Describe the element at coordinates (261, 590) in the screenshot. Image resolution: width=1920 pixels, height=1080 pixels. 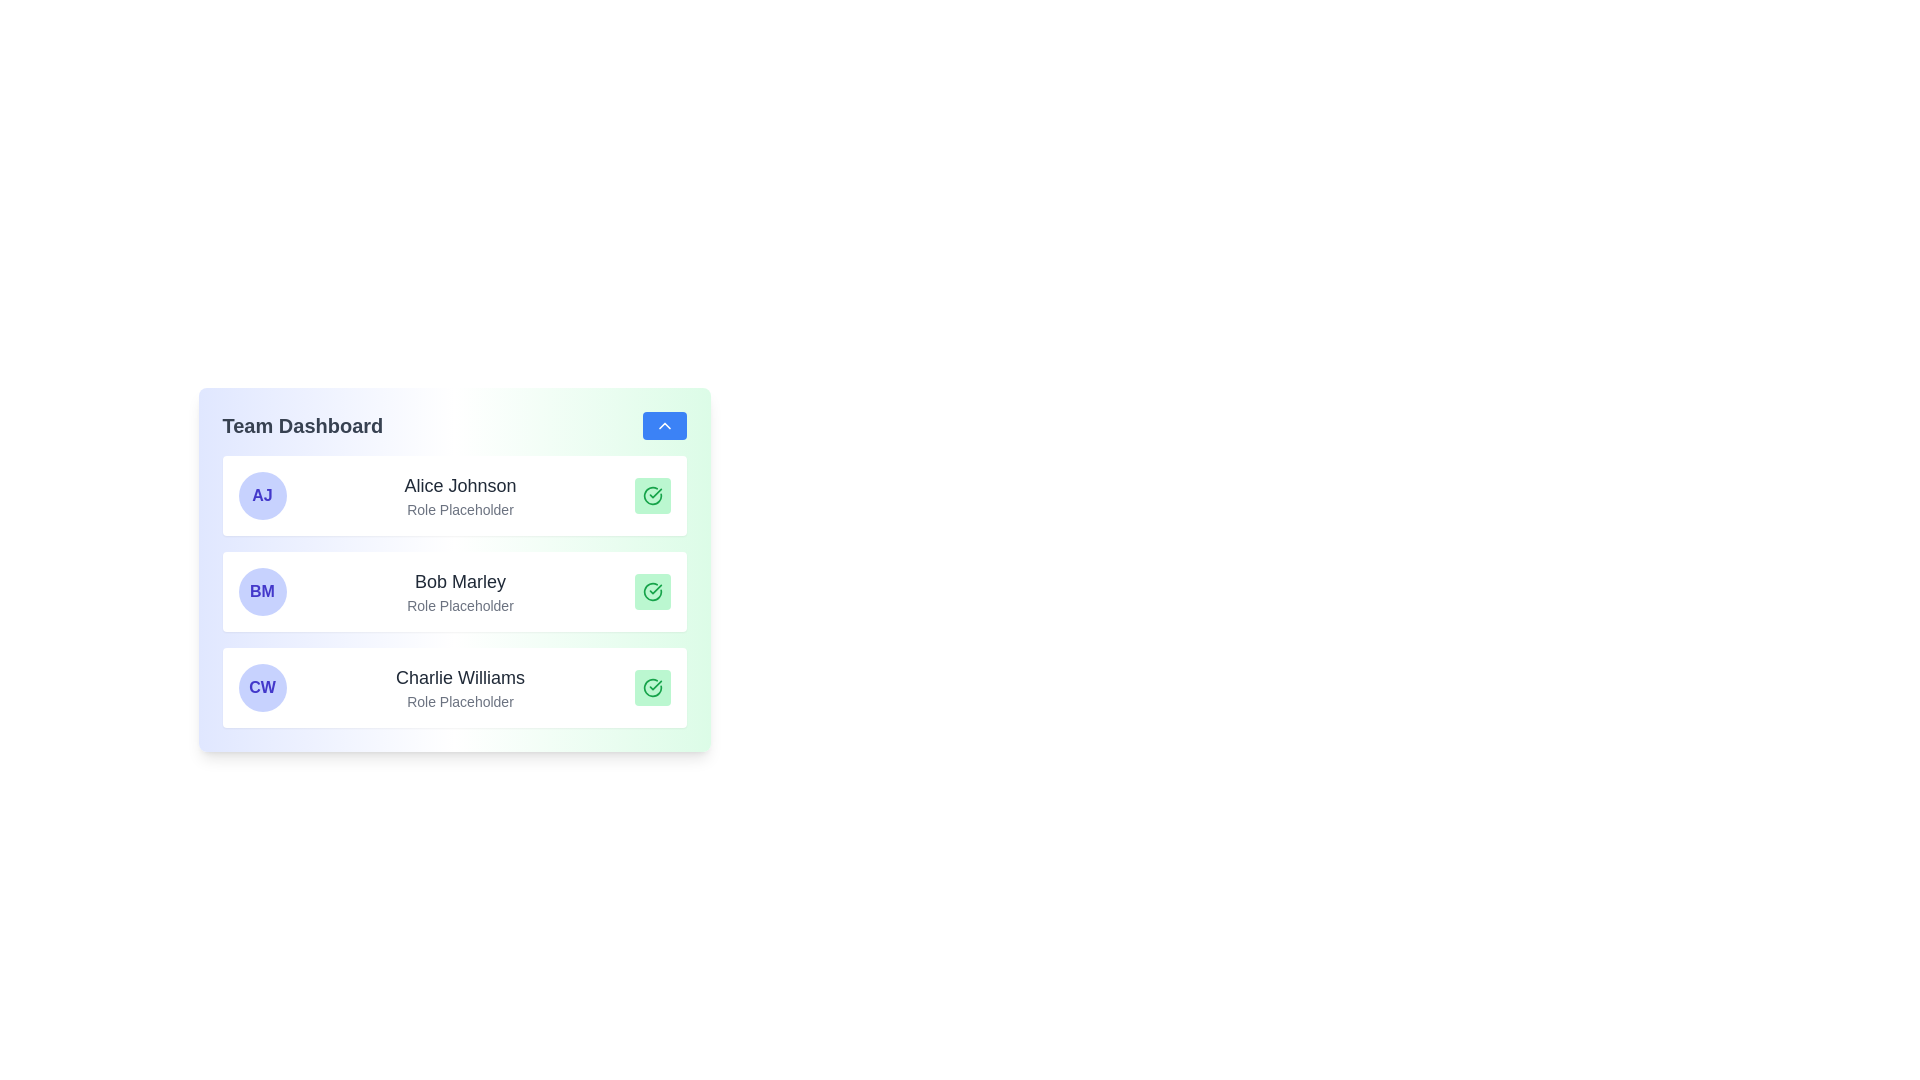
I see `the Profile icon with light indigo background and initials 'BM' located to the left of 'Bob Marley'` at that location.